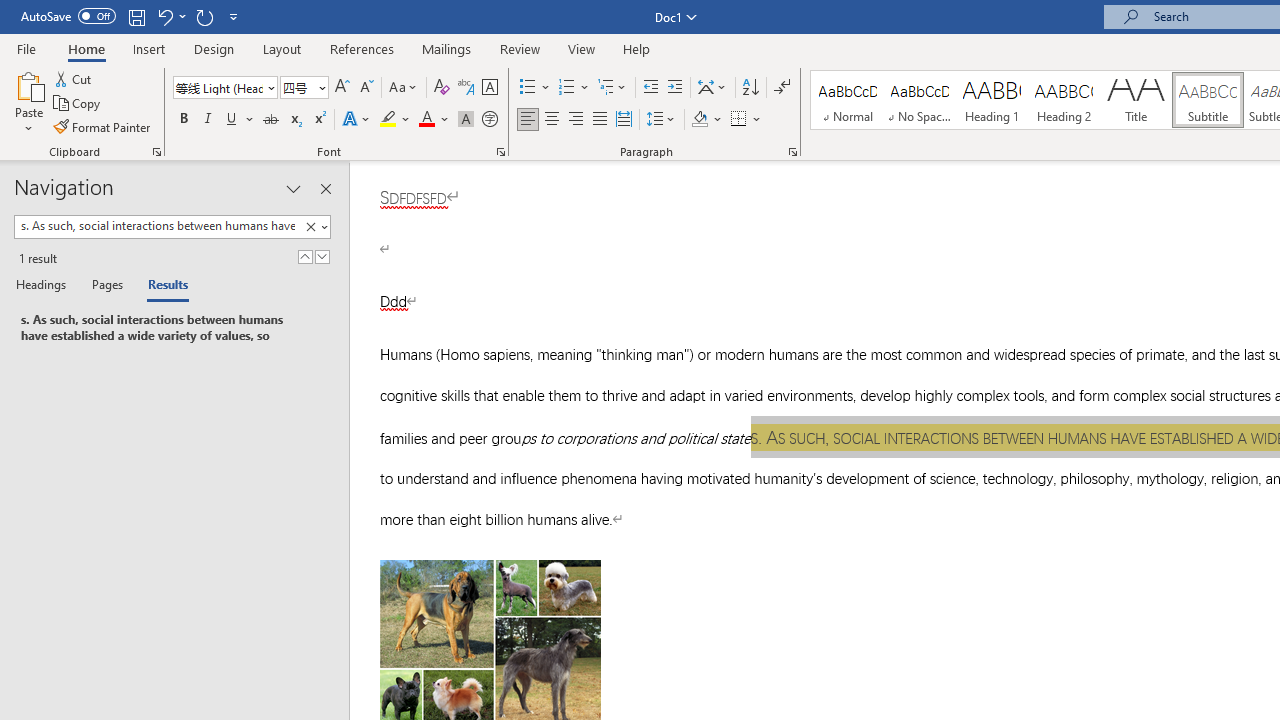 Image resolution: width=1280 pixels, height=720 pixels. What do you see at coordinates (232, 119) in the screenshot?
I see `'Underline'` at bounding box center [232, 119].